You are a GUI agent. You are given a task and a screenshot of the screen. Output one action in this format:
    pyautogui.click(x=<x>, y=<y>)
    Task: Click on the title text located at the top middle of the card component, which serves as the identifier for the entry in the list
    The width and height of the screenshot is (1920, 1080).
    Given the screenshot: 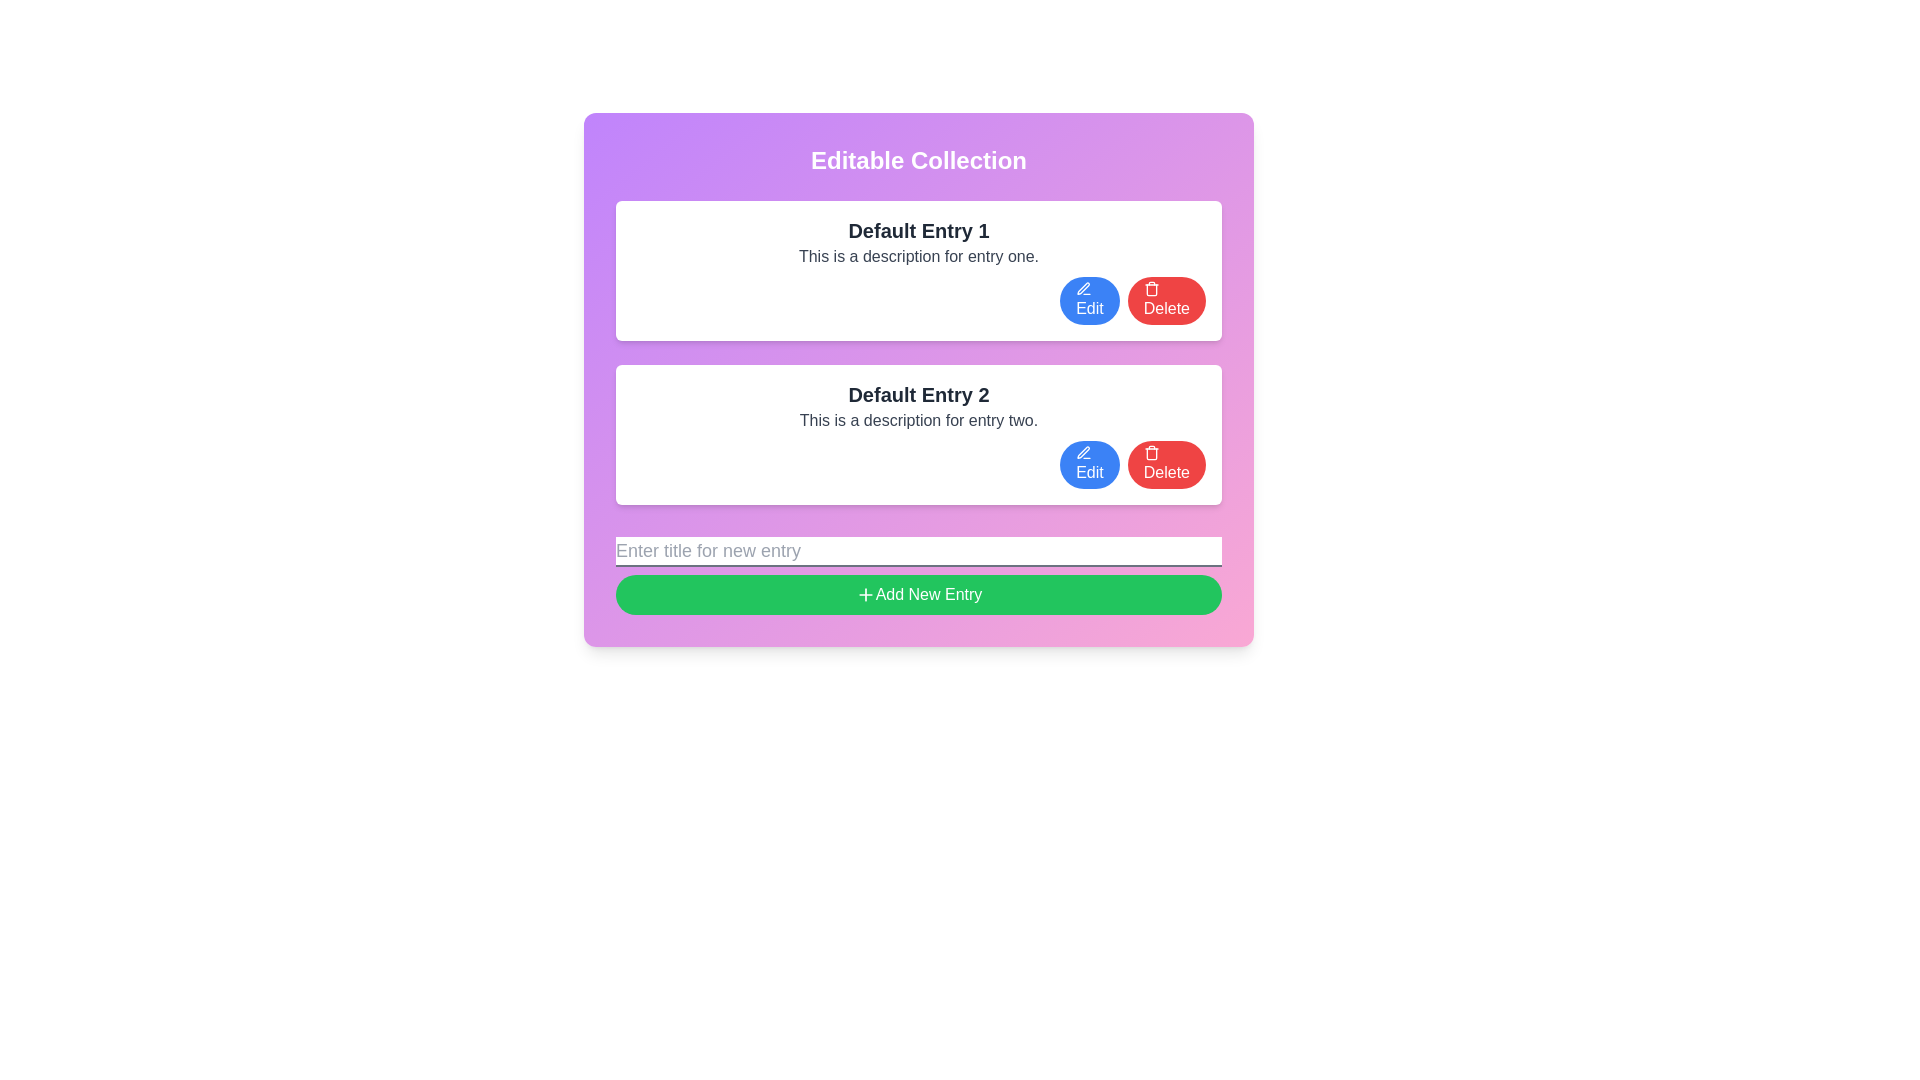 What is the action you would take?
    pyautogui.click(x=917, y=394)
    